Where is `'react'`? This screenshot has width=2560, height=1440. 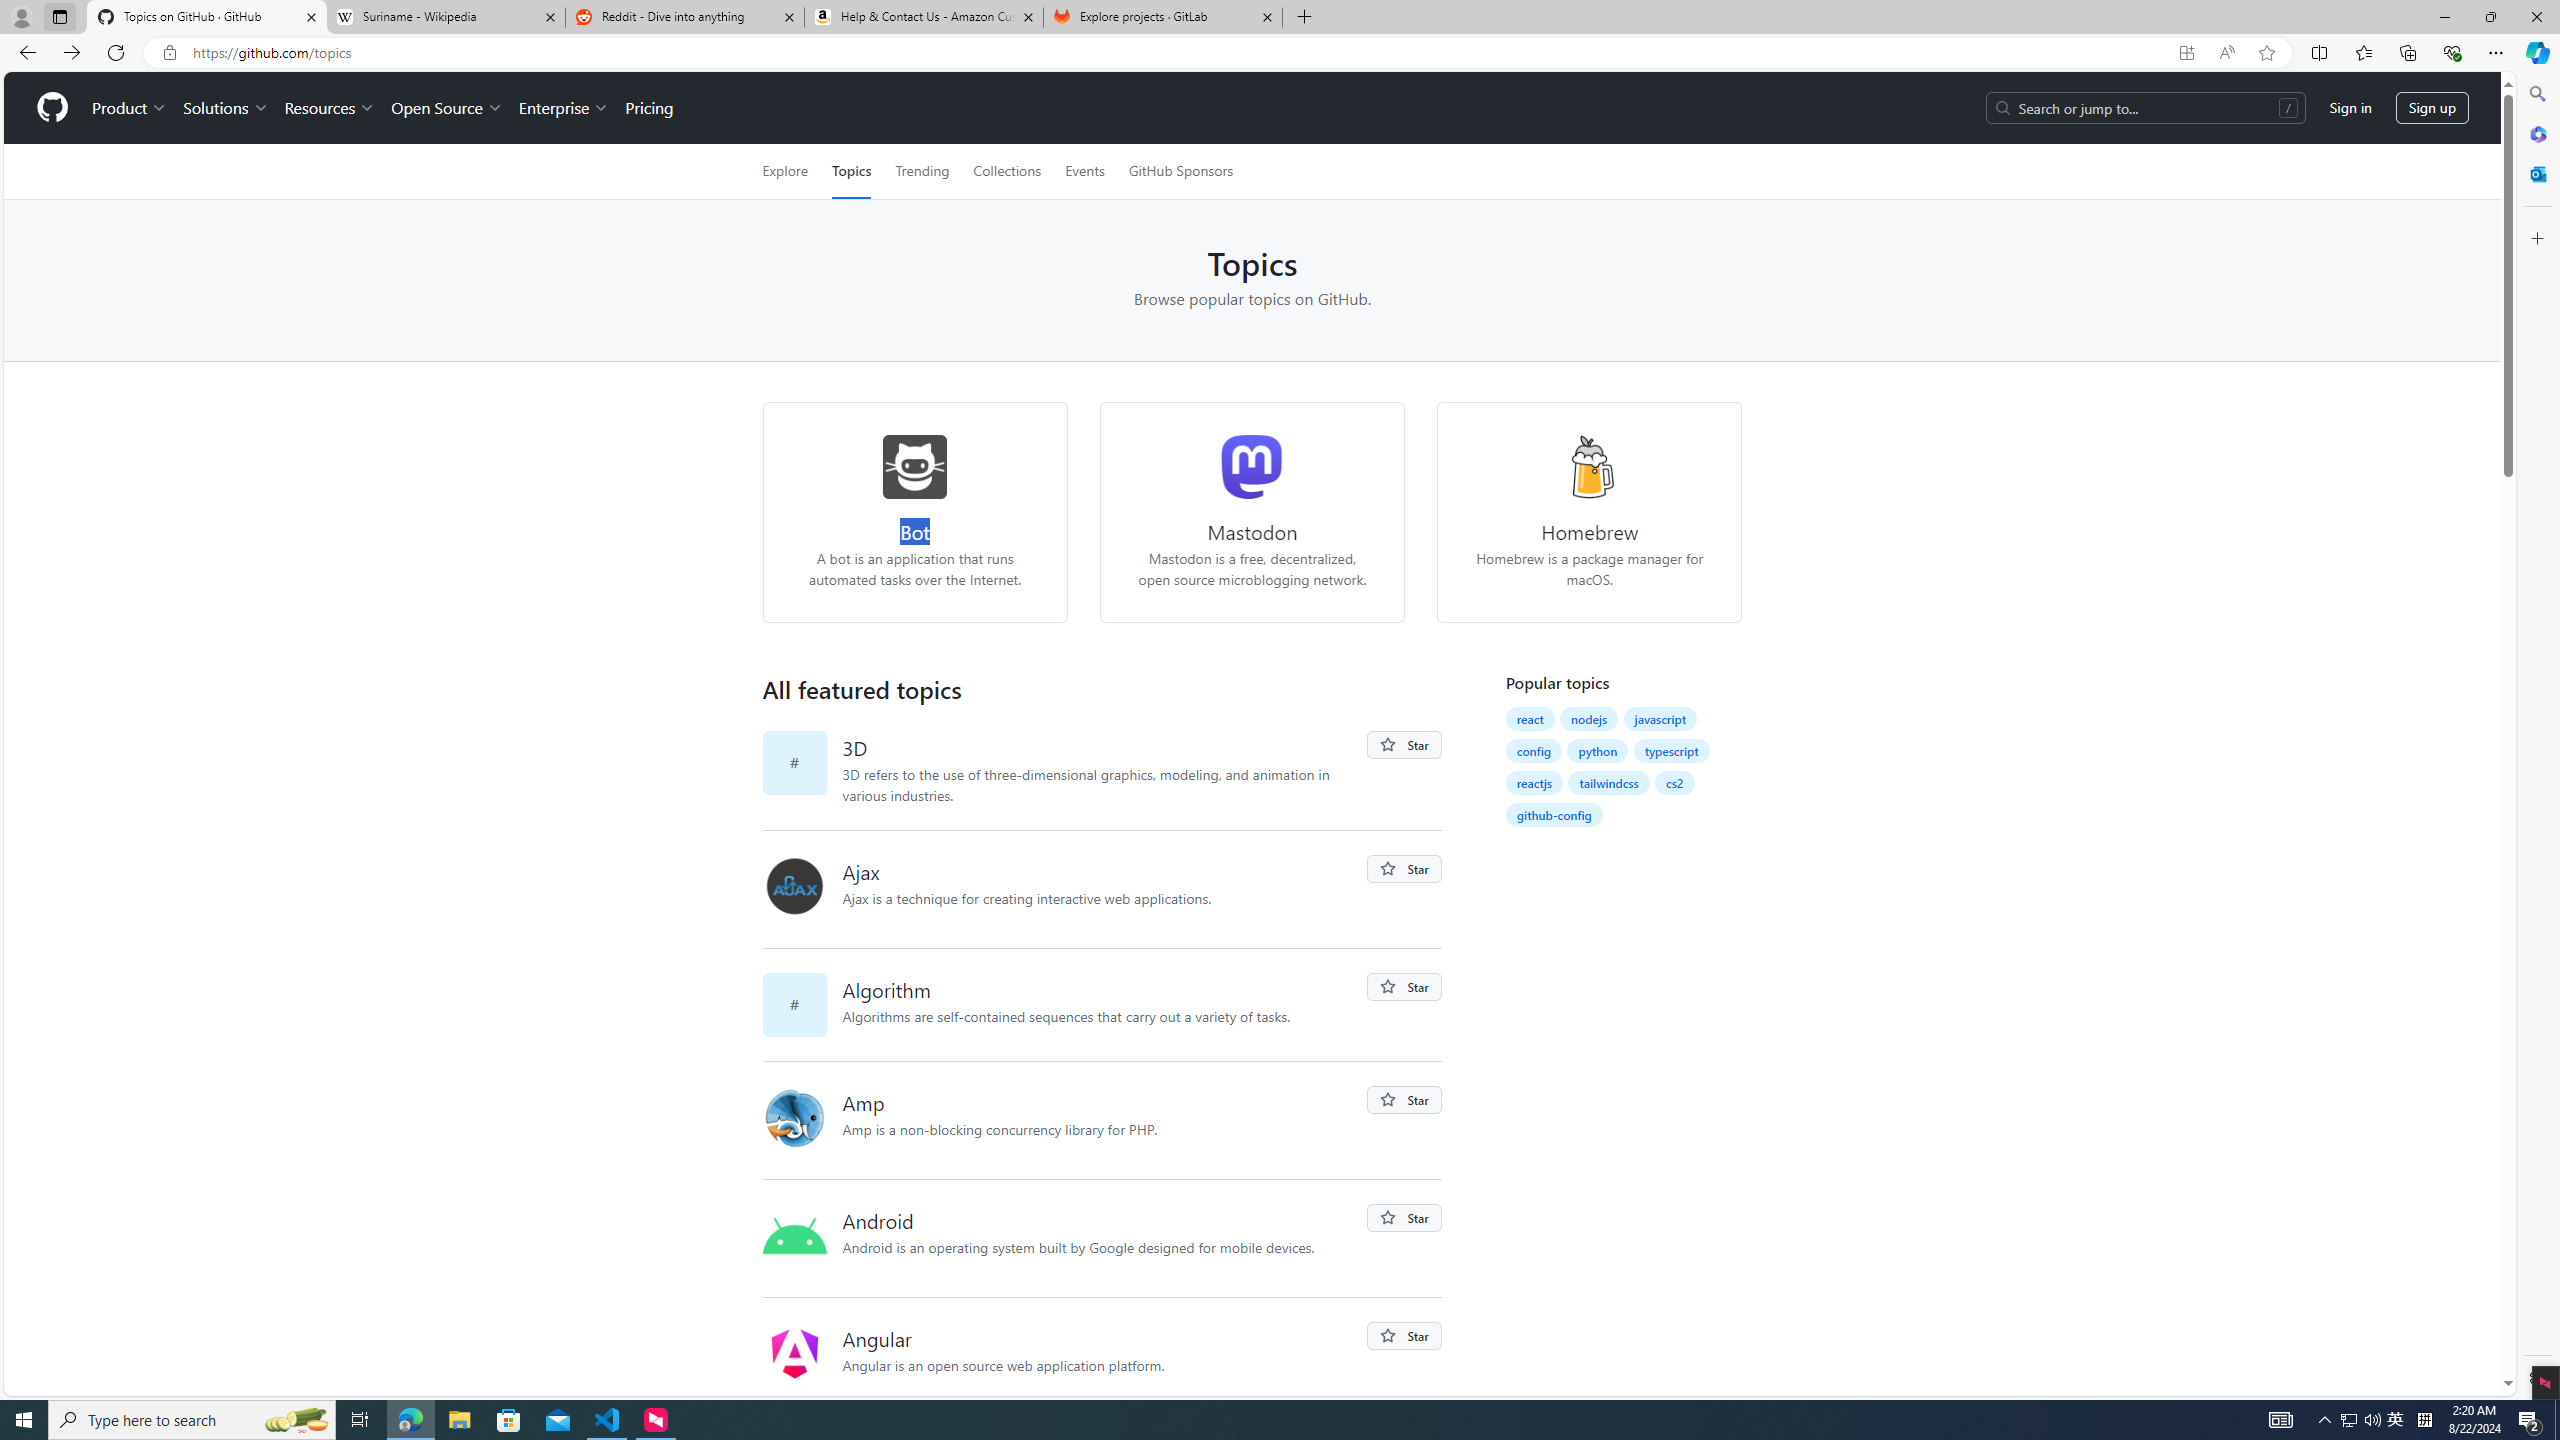 'react' is located at coordinates (1529, 717).